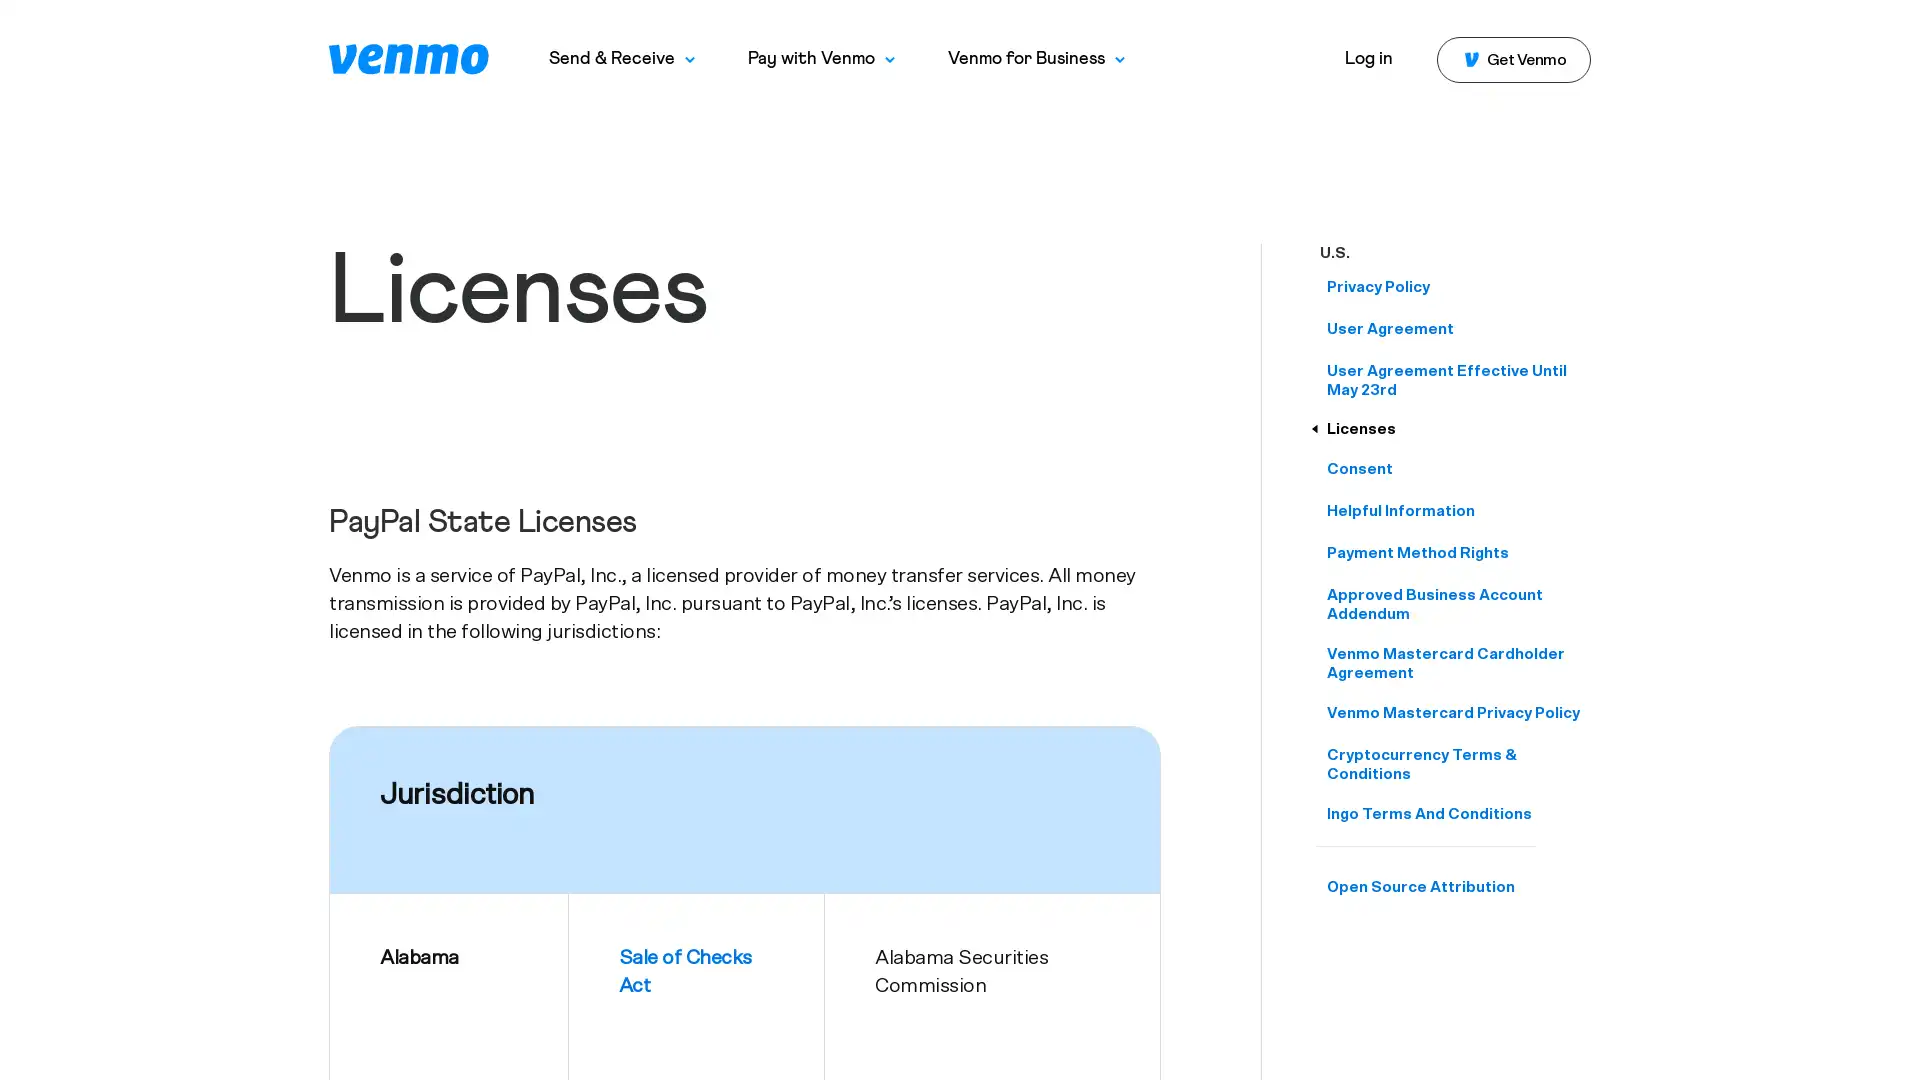 This screenshot has height=1080, width=1920. Describe the element at coordinates (1458, 814) in the screenshot. I see `Terms tab name - Ingo Terms And Conditions` at that location.